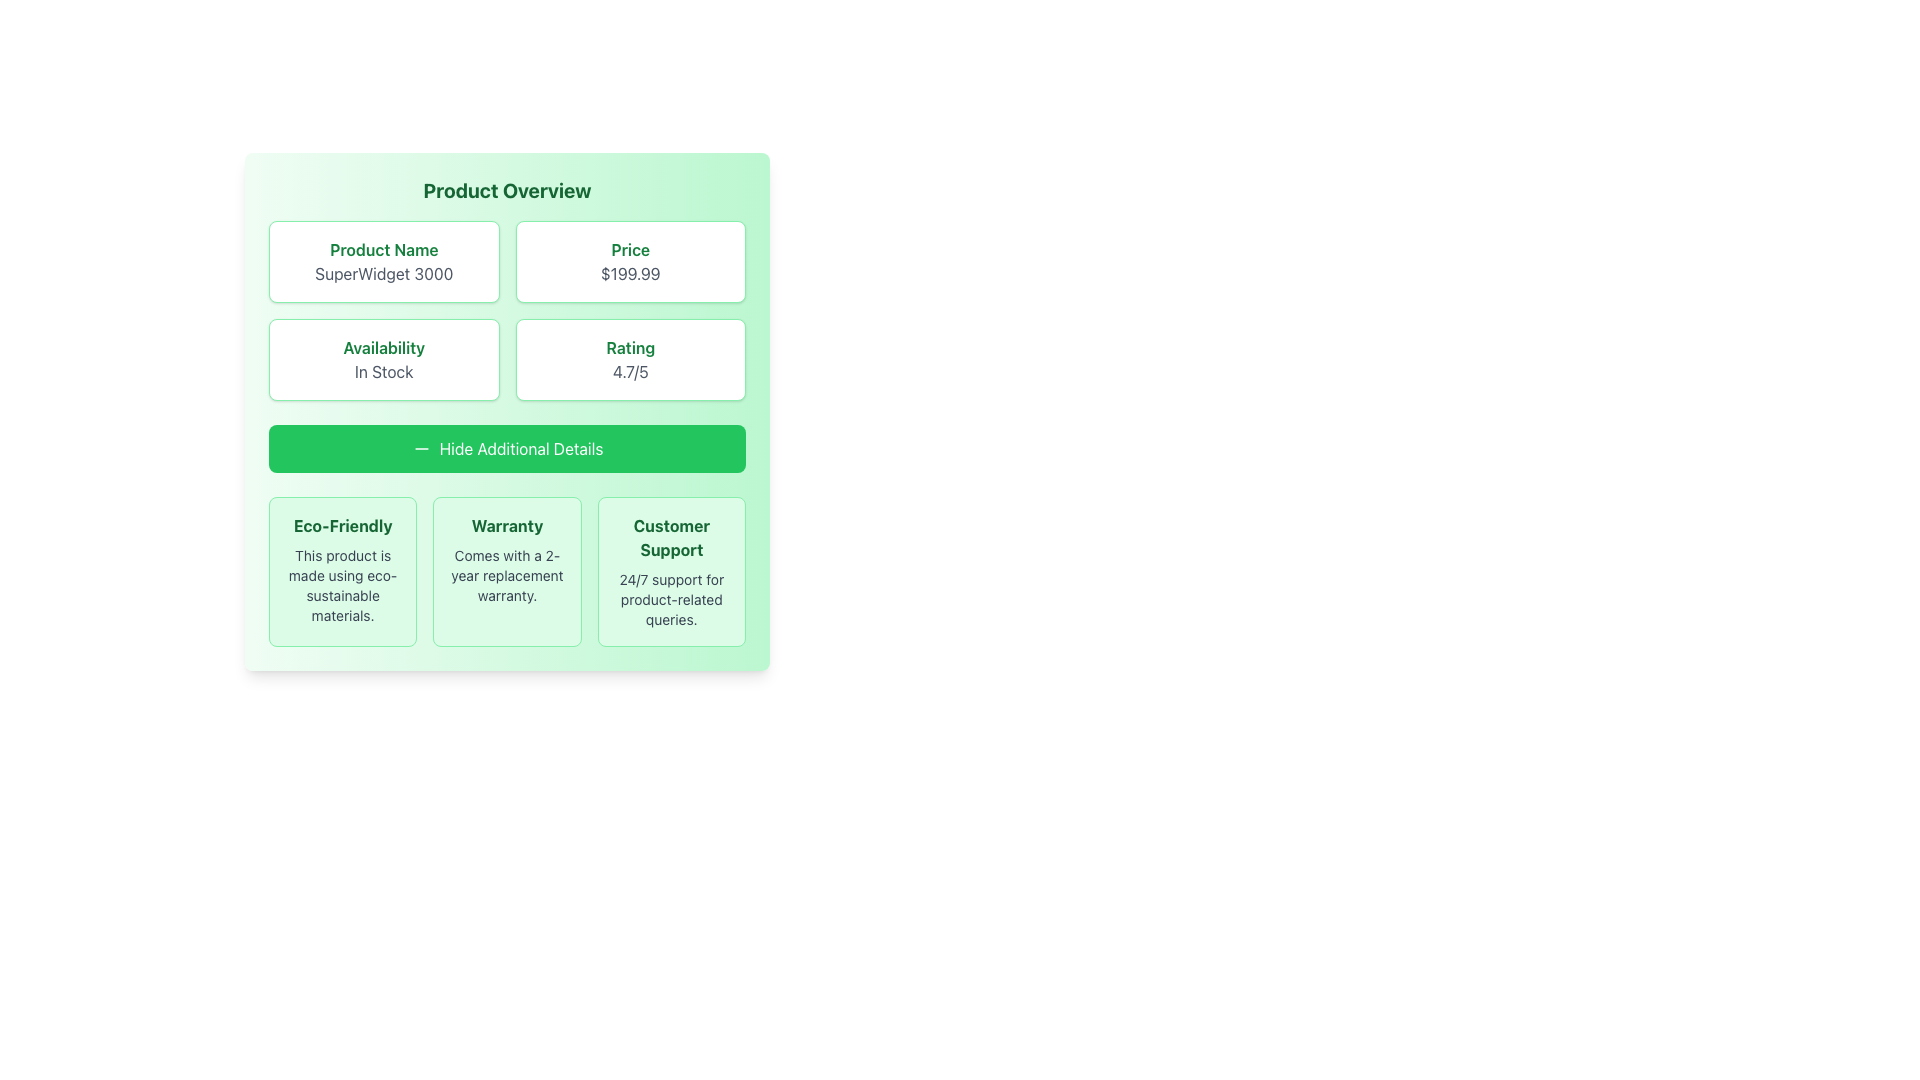  What do you see at coordinates (629, 249) in the screenshot?
I see `the label indicating the product price in the 'Product Overview' section, located in the right column of the central grid` at bounding box center [629, 249].